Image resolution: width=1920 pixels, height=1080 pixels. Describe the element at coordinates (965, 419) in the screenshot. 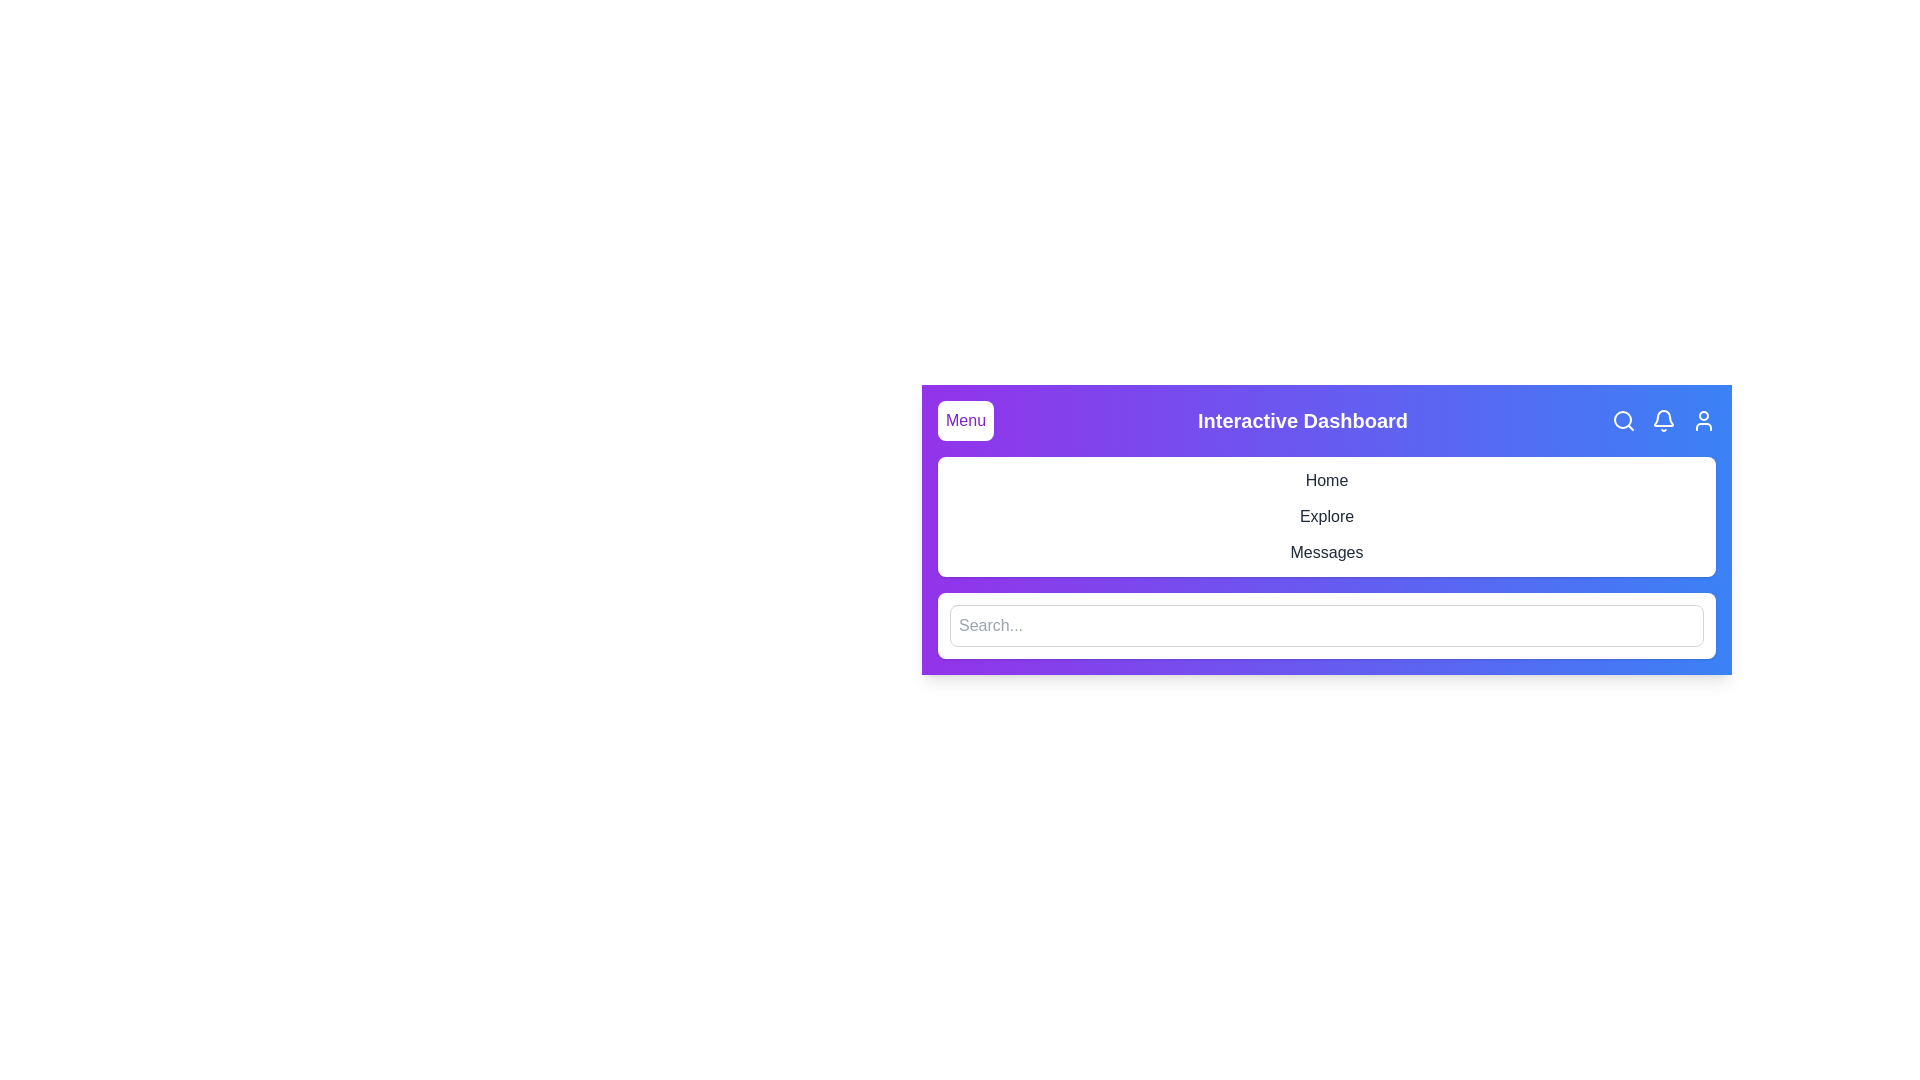

I see `the Menu button to observe its hover effect` at that location.